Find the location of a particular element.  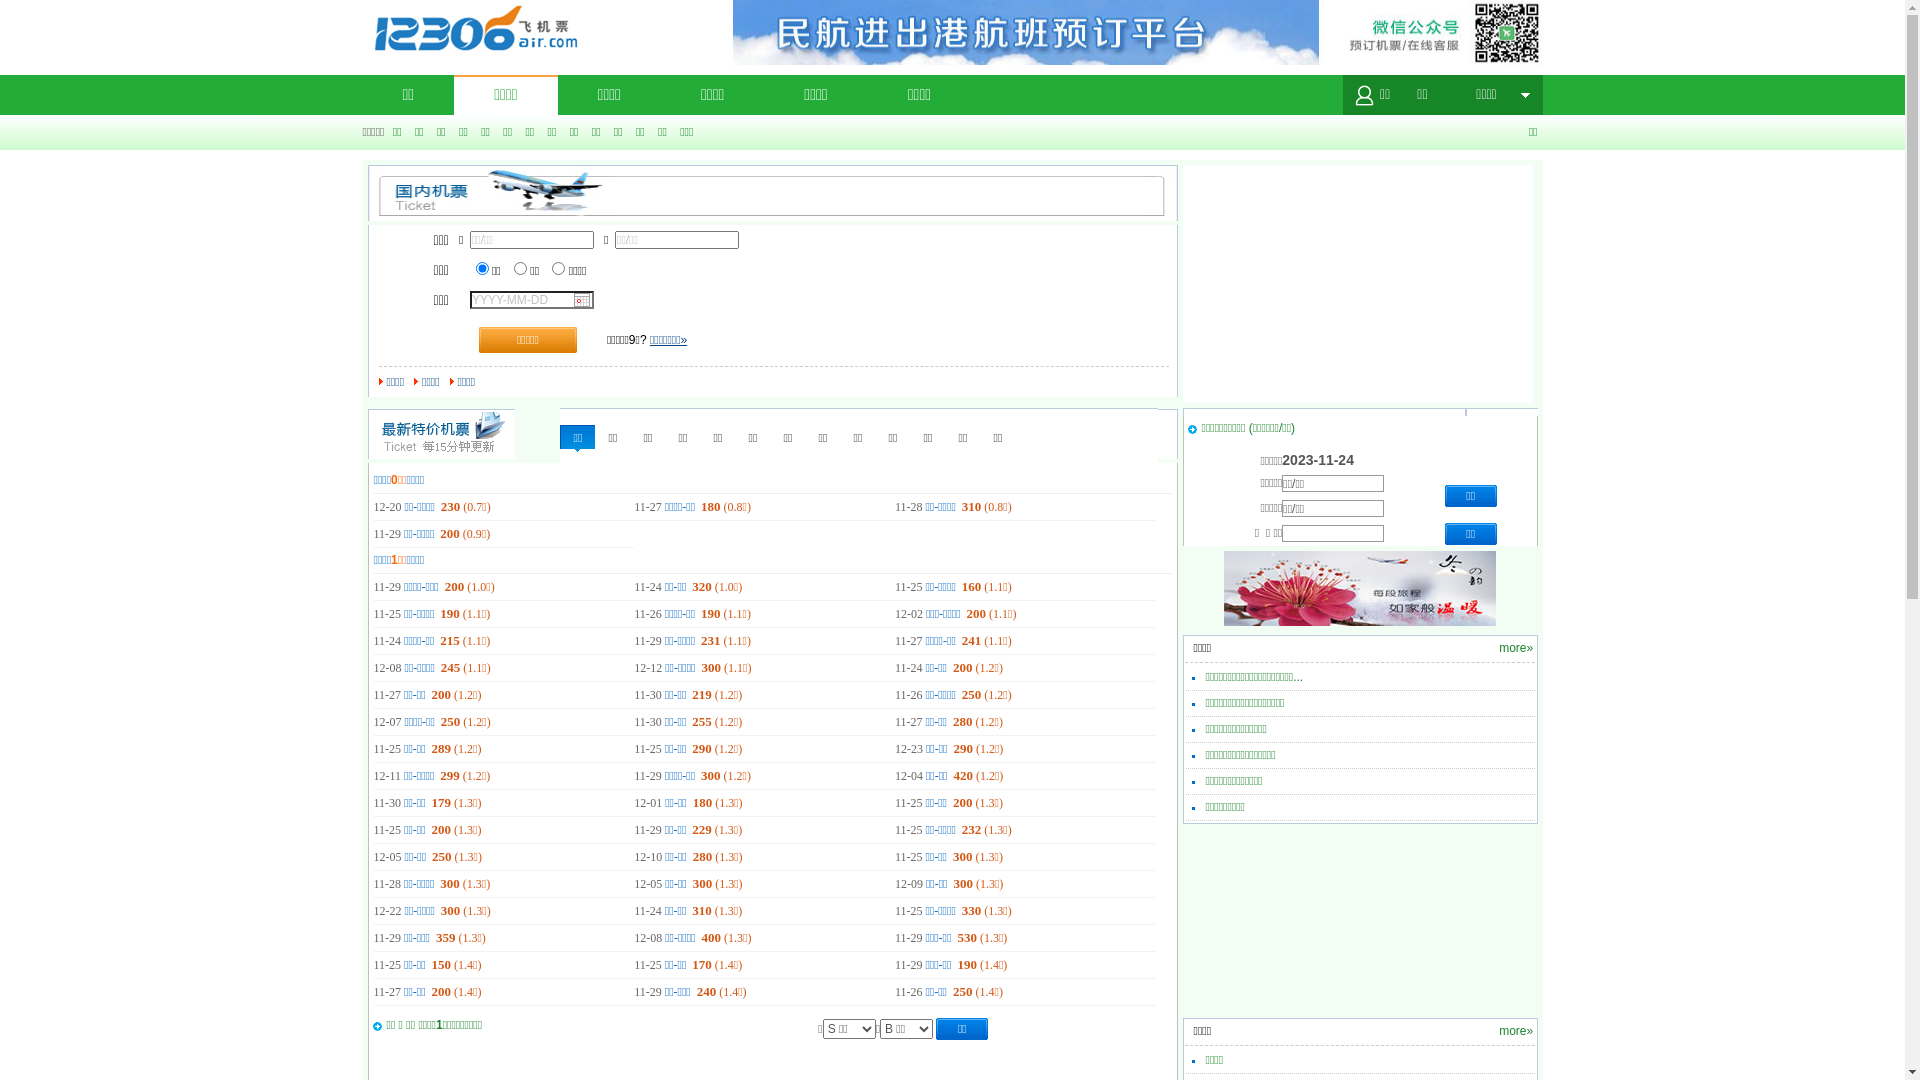

'3' is located at coordinates (558, 267).